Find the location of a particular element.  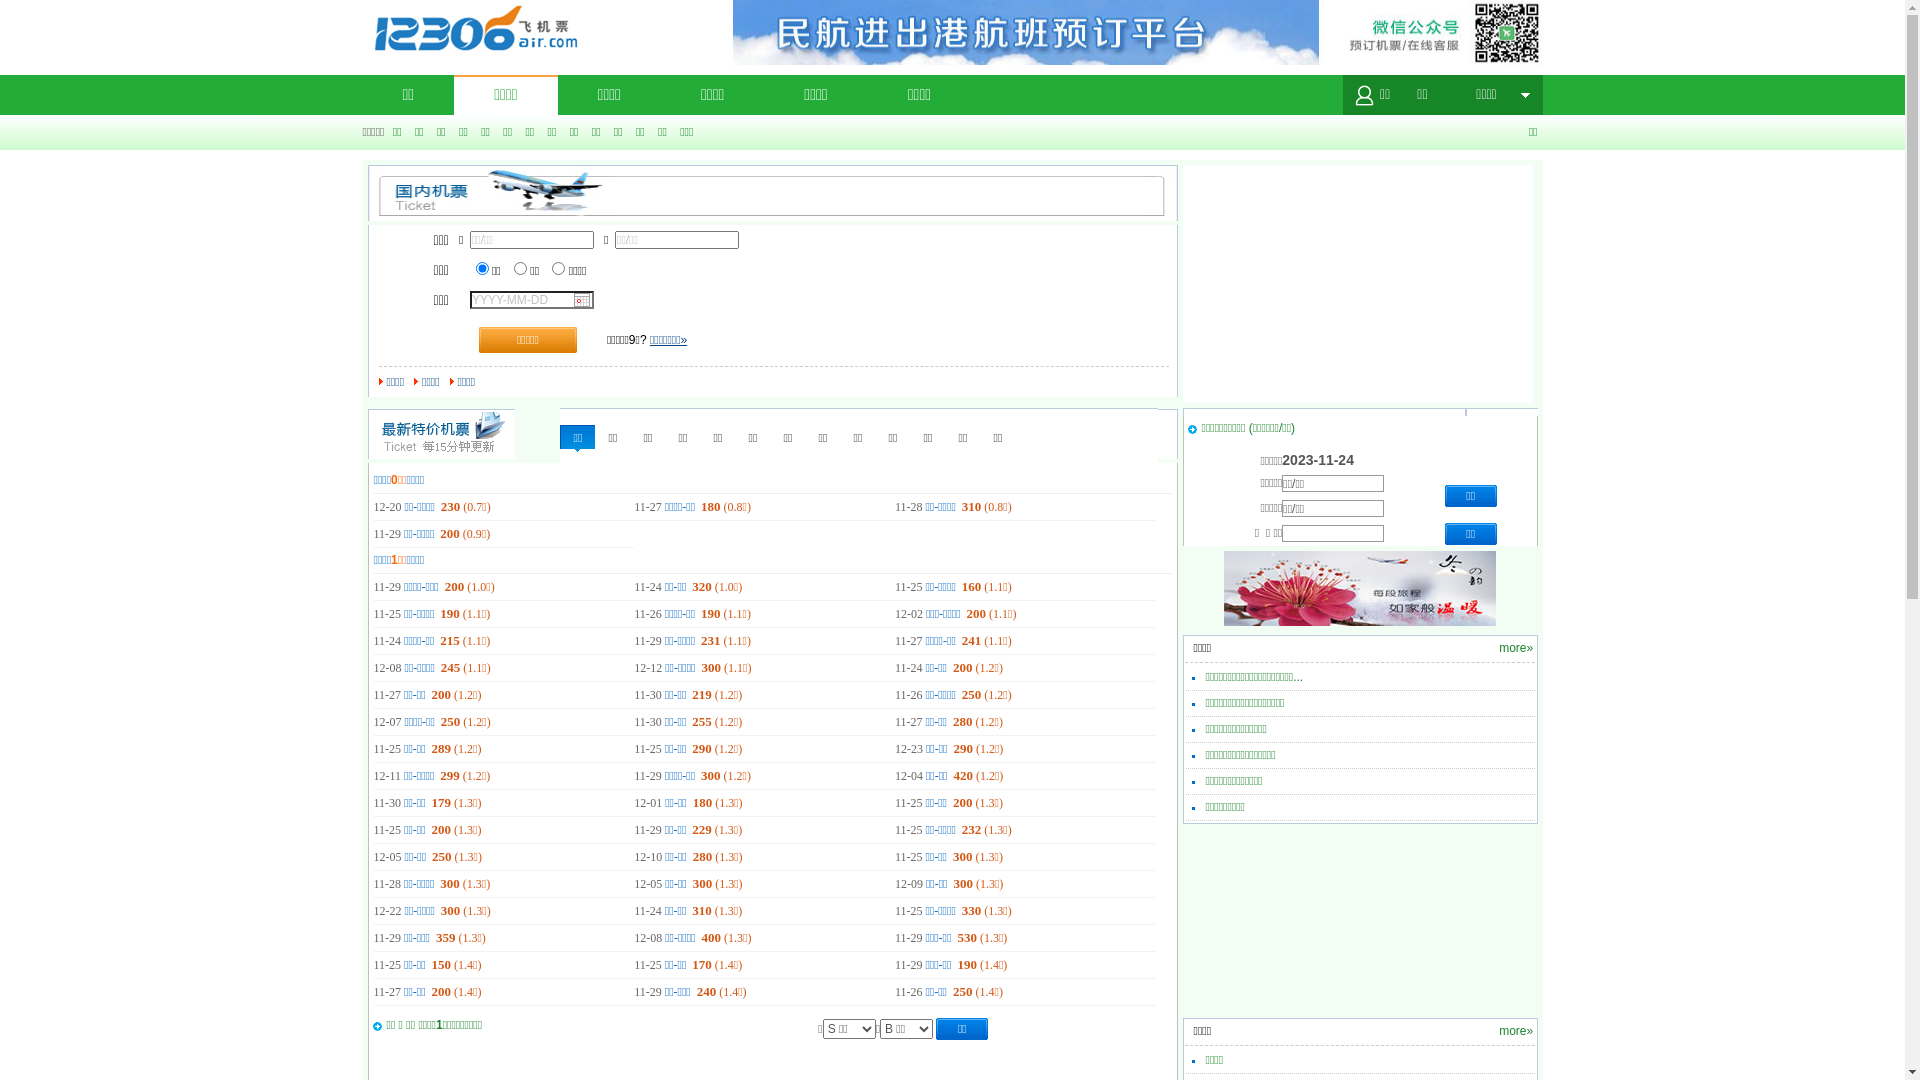

'3' is located at coordinates (558, 267).